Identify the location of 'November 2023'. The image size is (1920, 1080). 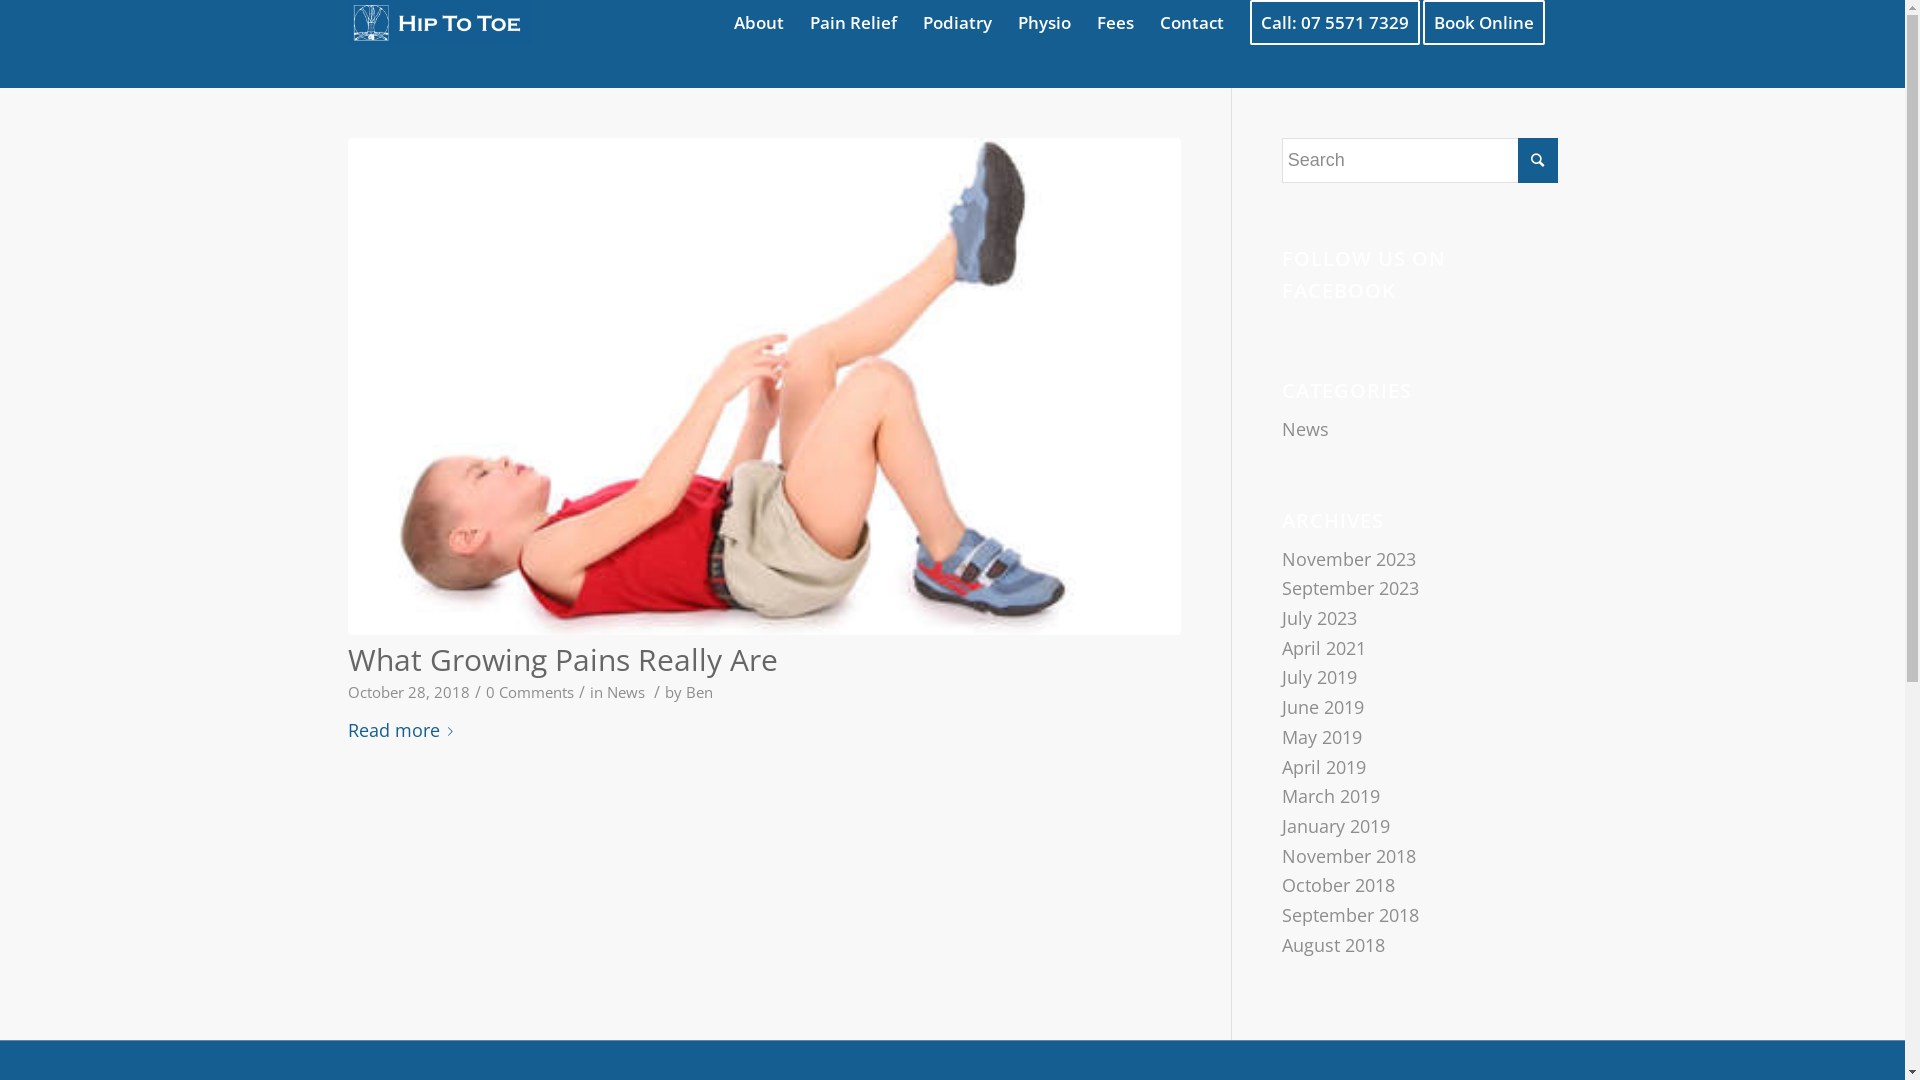
(1348, 559).